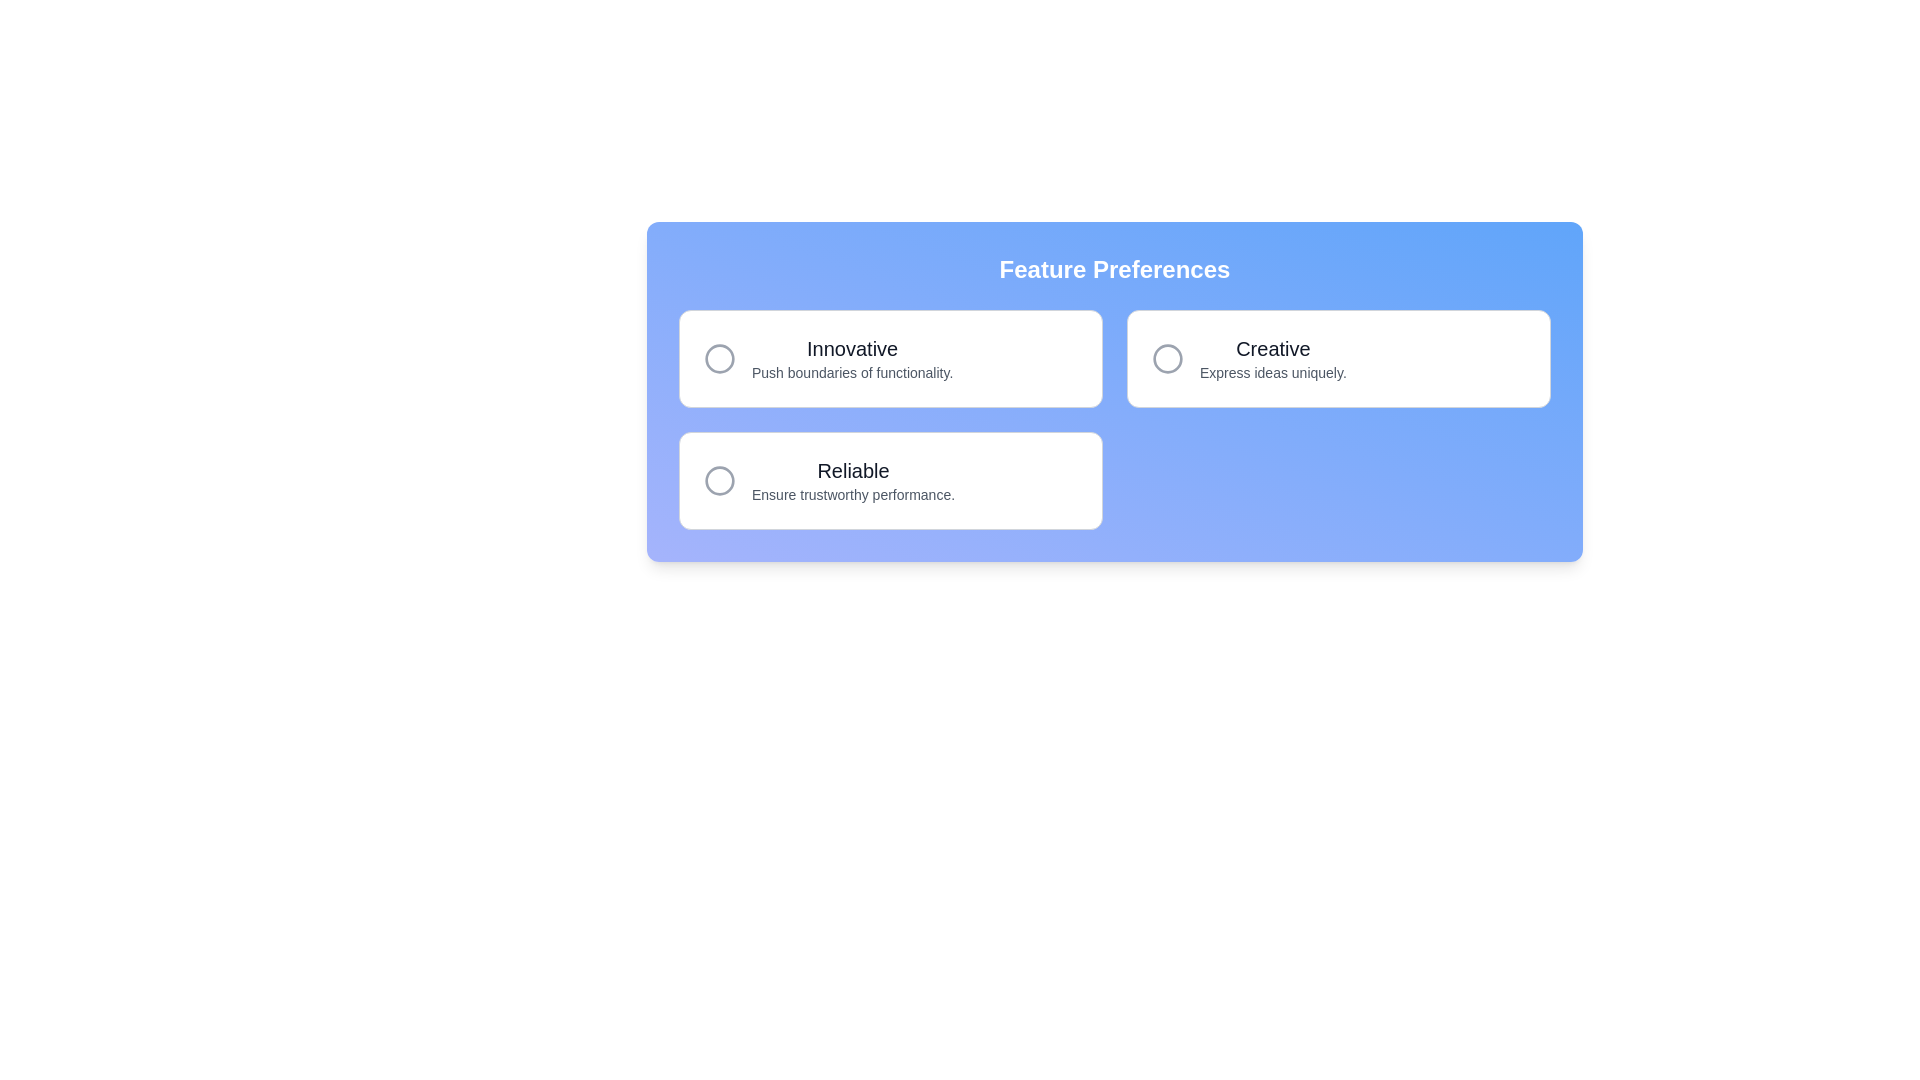  Describe the element at coordinates (720, 481) in the screenshot. I see `the circular outline of the 'Reliable' feature preference radio button` at that location.